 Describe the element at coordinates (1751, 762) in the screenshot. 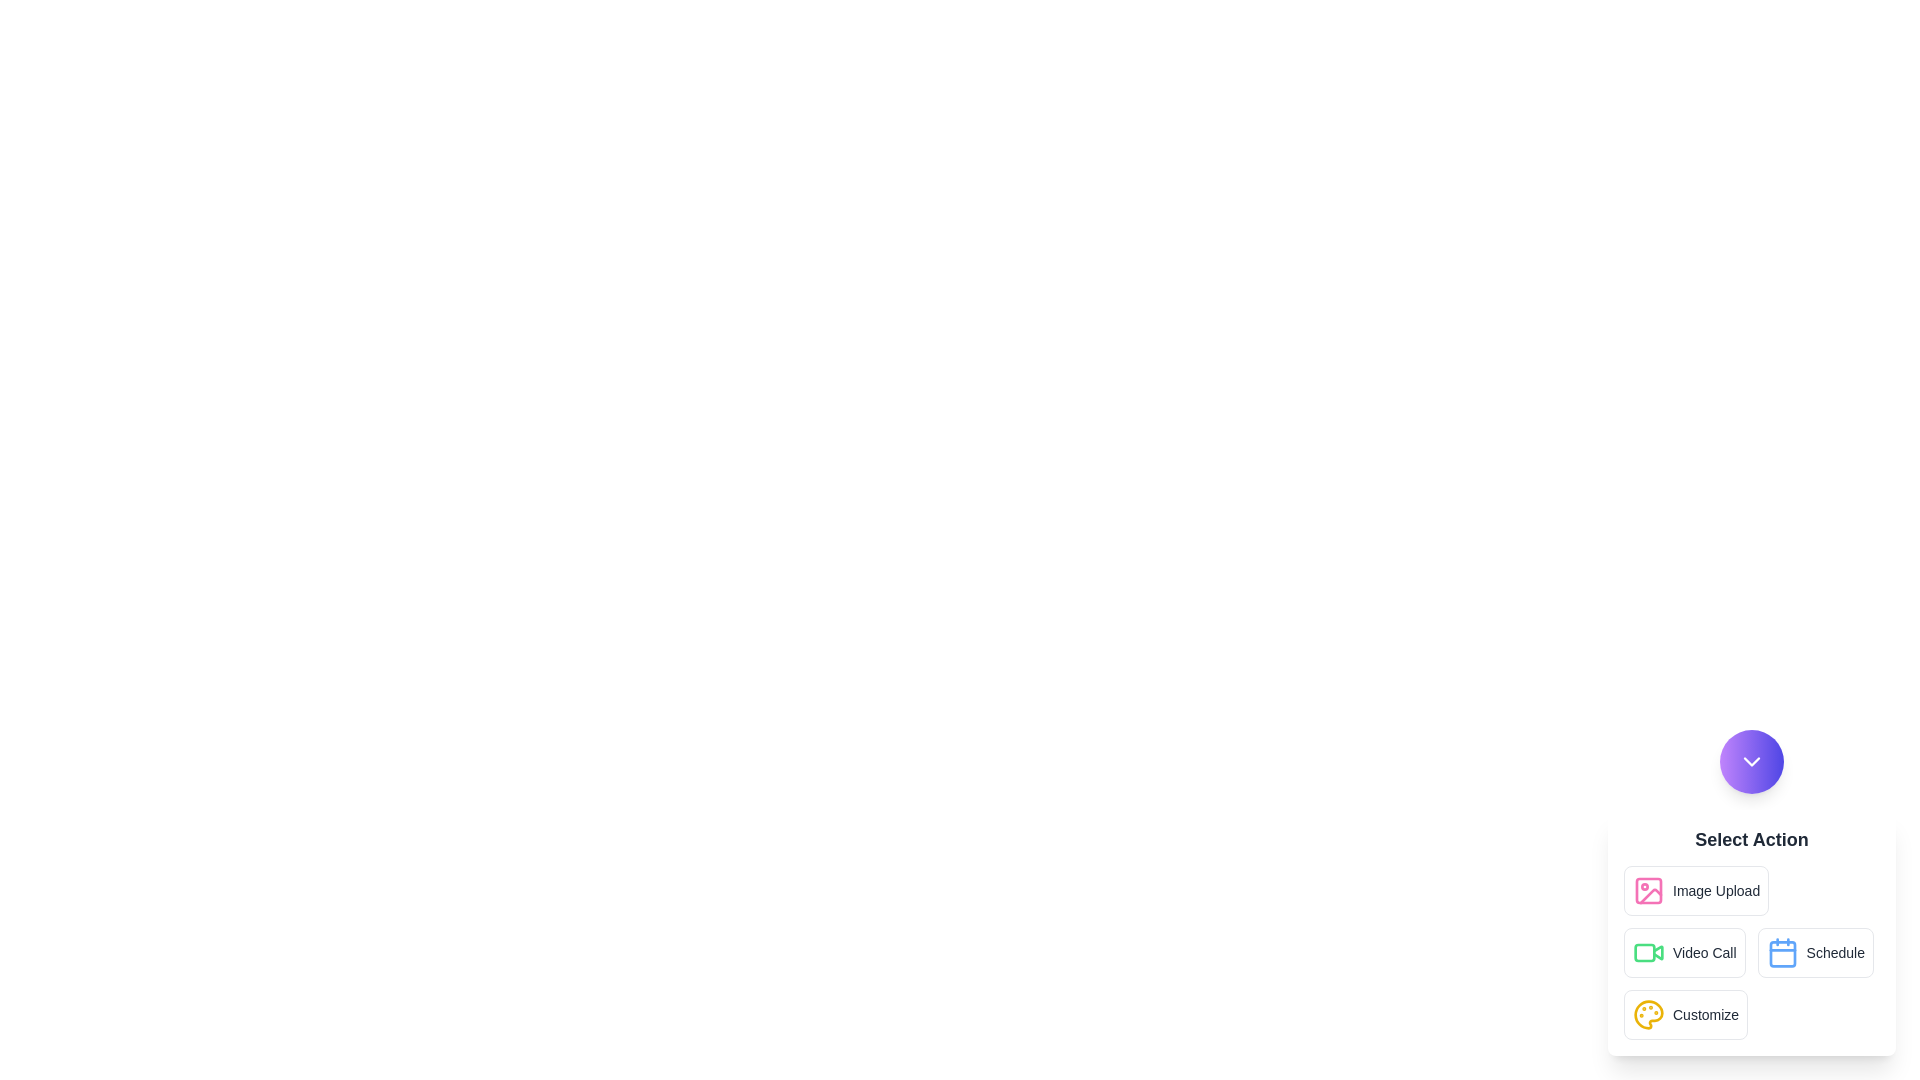

I see `the chevron icon in the circular button at the bottom-right corner of the interface` at that location.